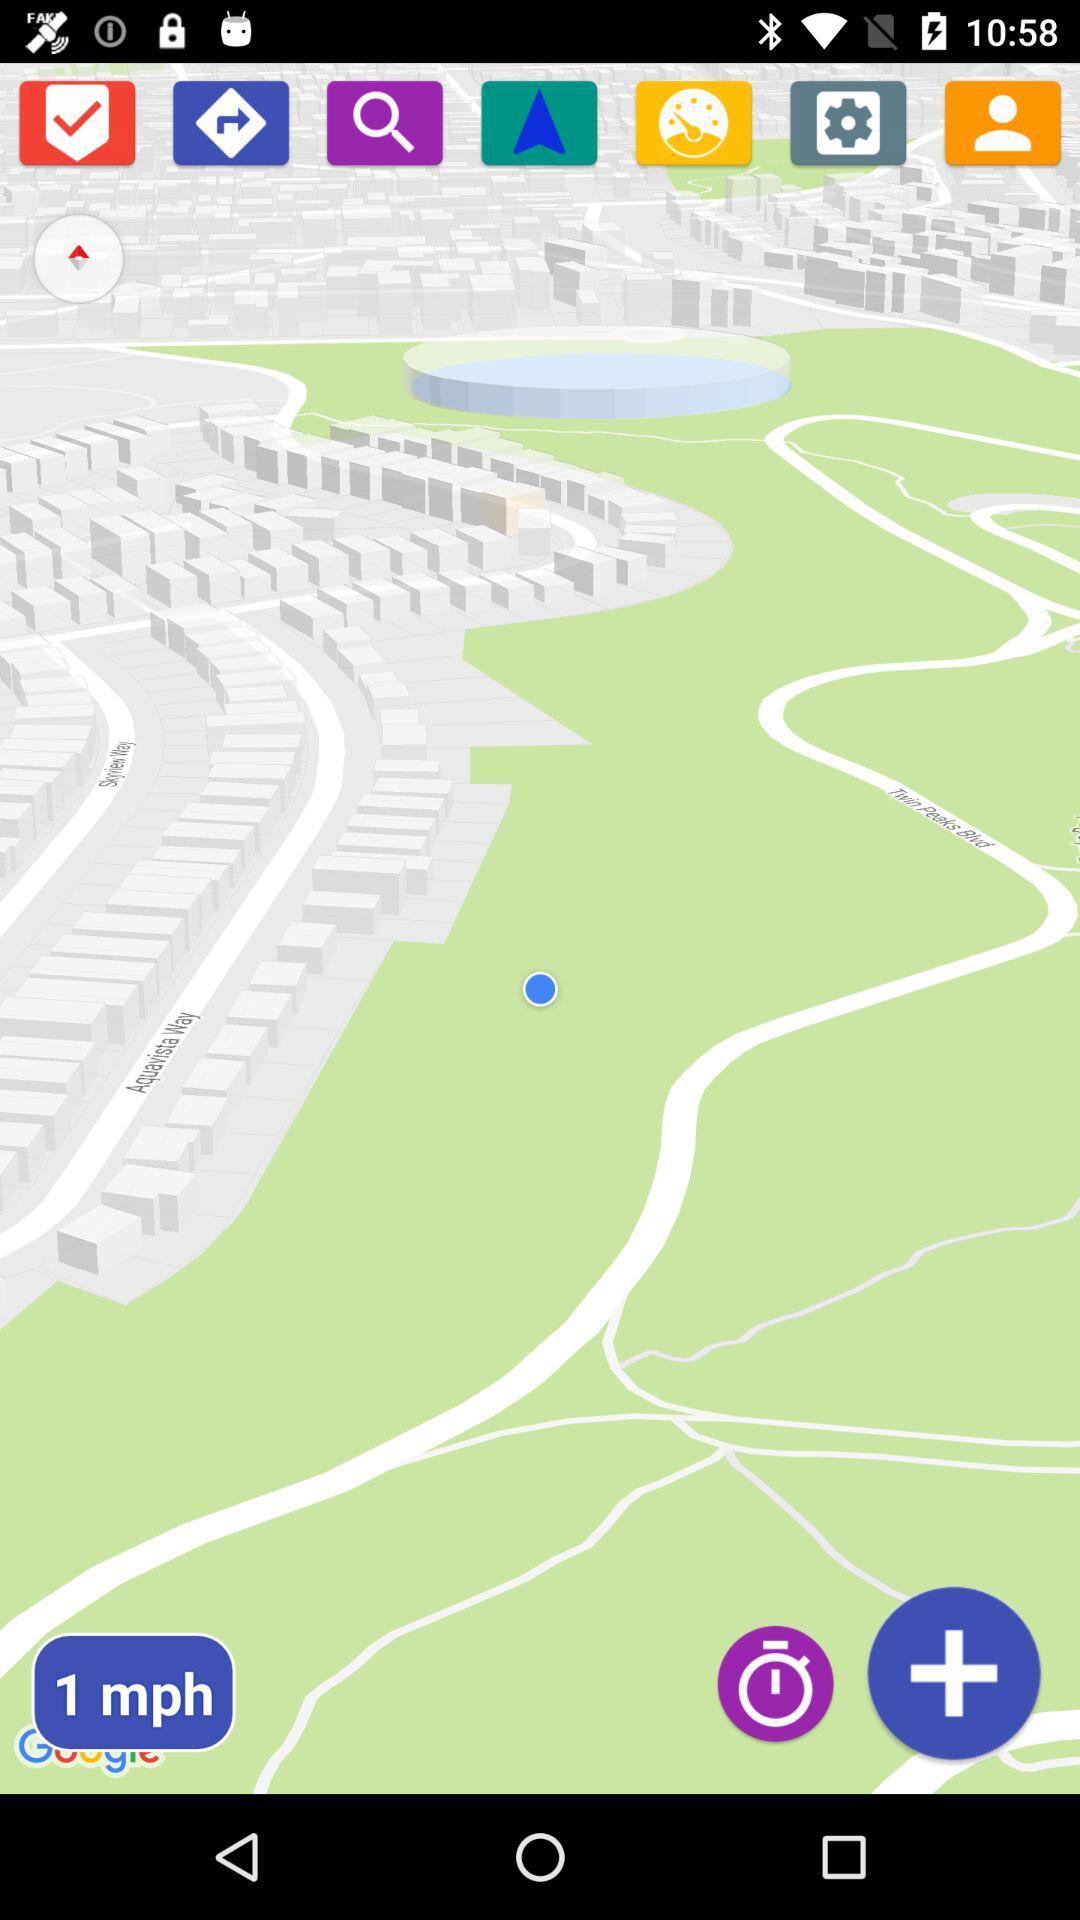 The image size is (1080, 1920). Describe the element at coordinates (75, 121) in the screenshot. I see `the check icon` at that location.